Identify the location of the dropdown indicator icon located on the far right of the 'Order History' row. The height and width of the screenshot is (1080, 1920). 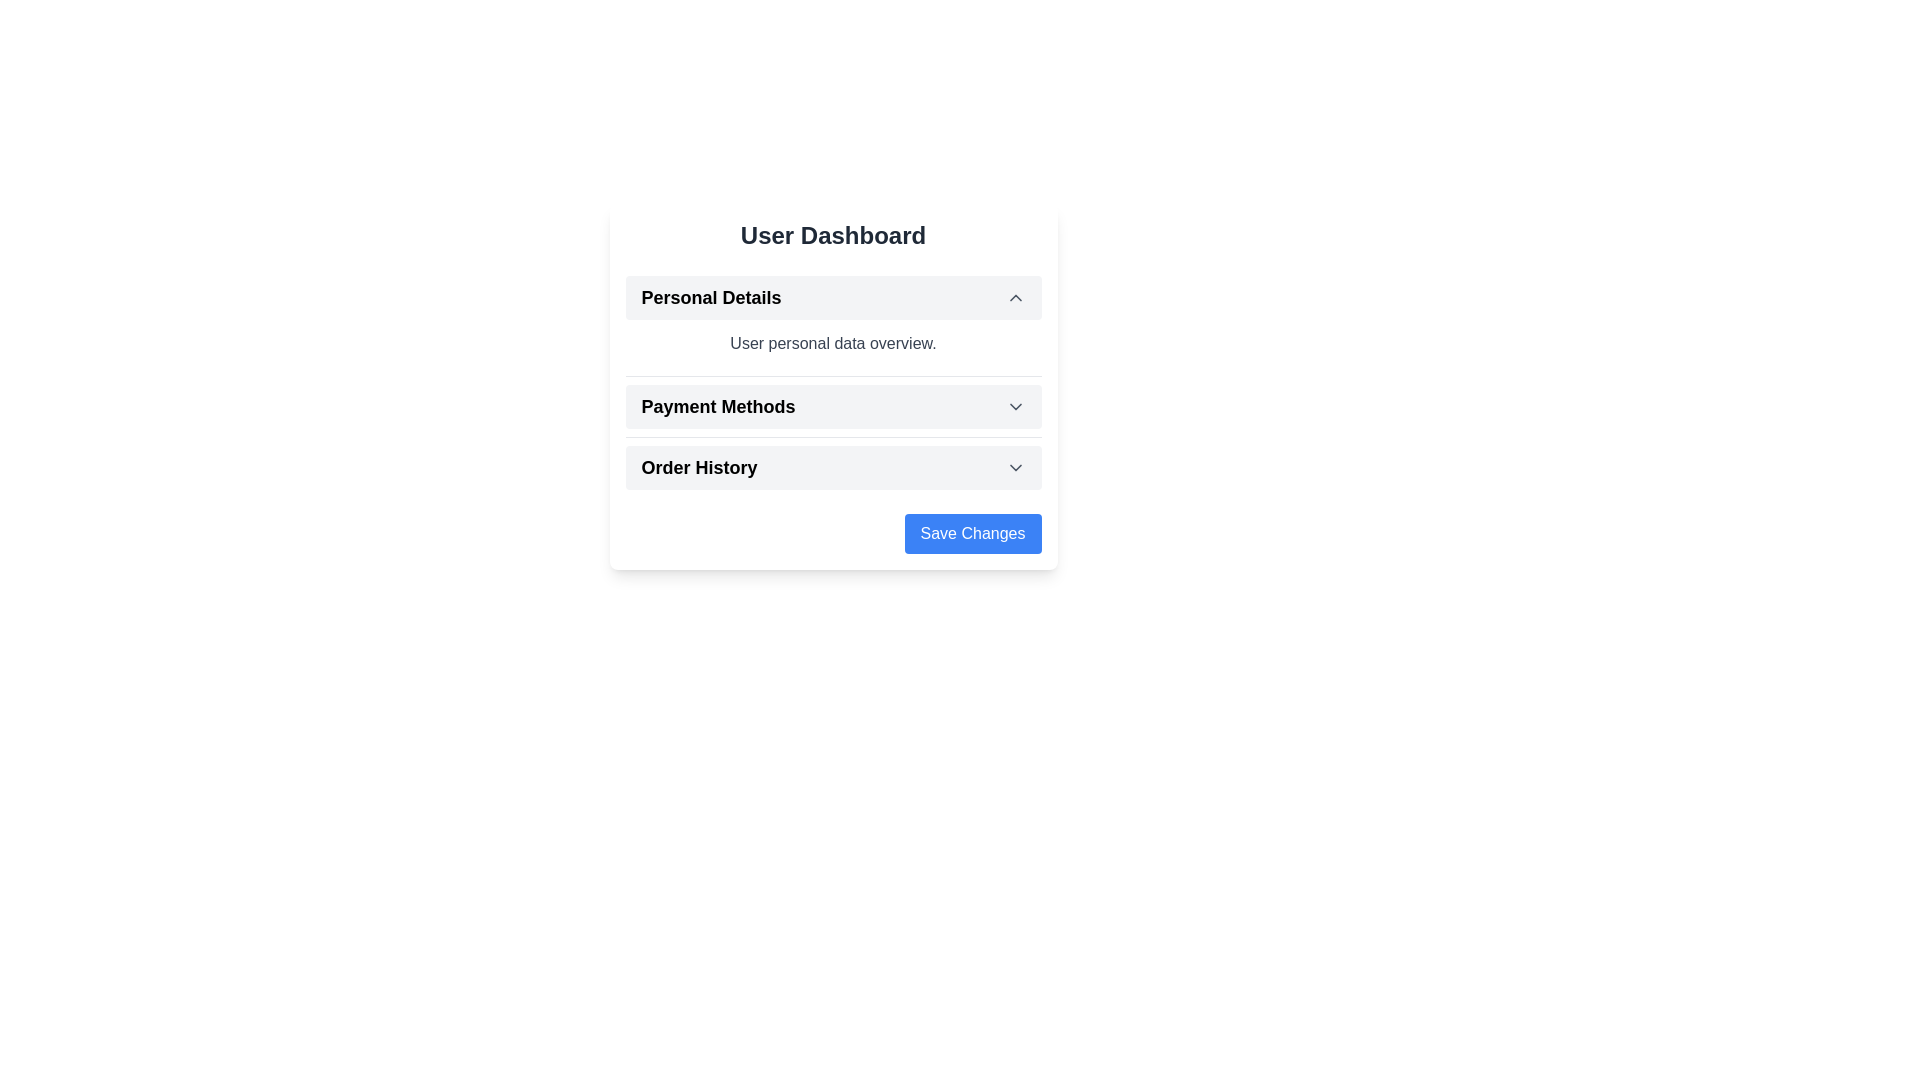
(1015, 467).